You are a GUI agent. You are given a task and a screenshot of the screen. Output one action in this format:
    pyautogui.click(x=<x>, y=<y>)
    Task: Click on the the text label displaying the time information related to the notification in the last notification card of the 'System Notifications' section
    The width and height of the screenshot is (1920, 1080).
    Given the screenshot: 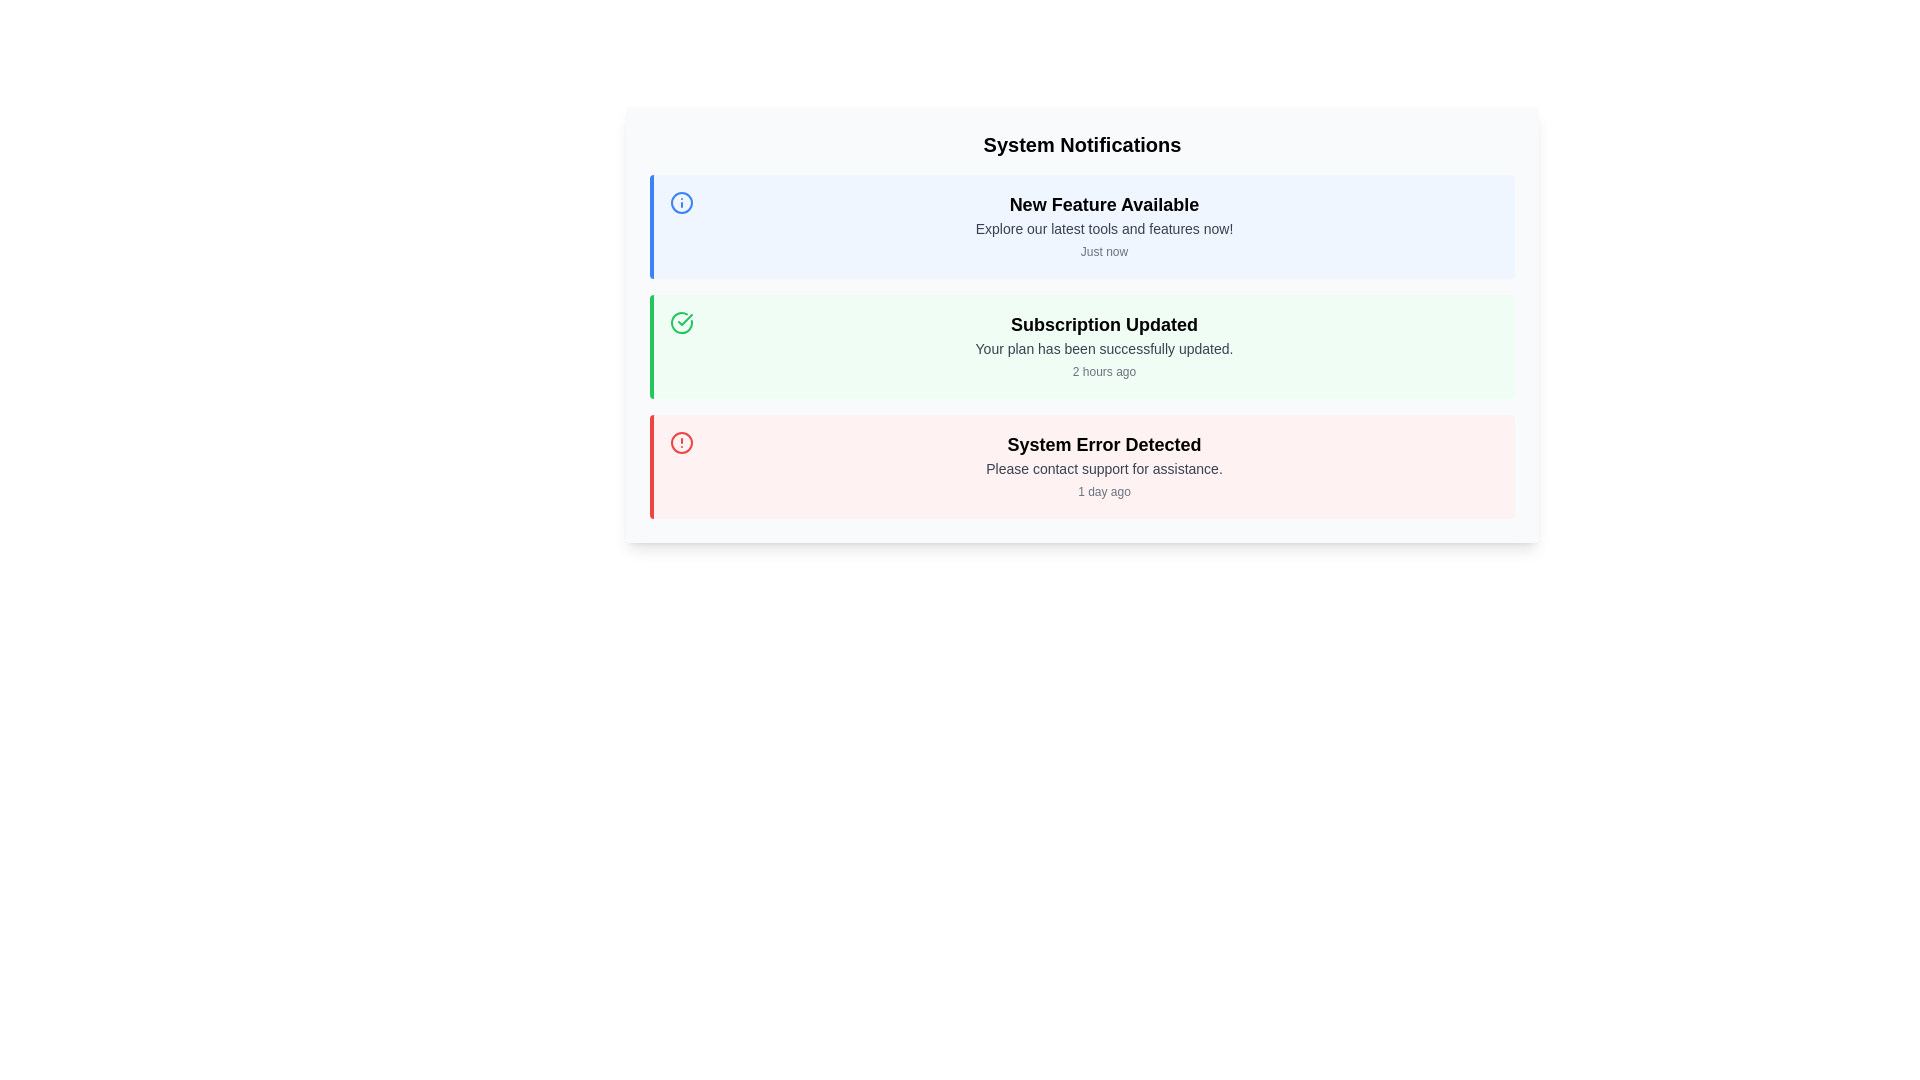 What is the action you would take?
    pyautogui.click(x=1103, y=492)
    